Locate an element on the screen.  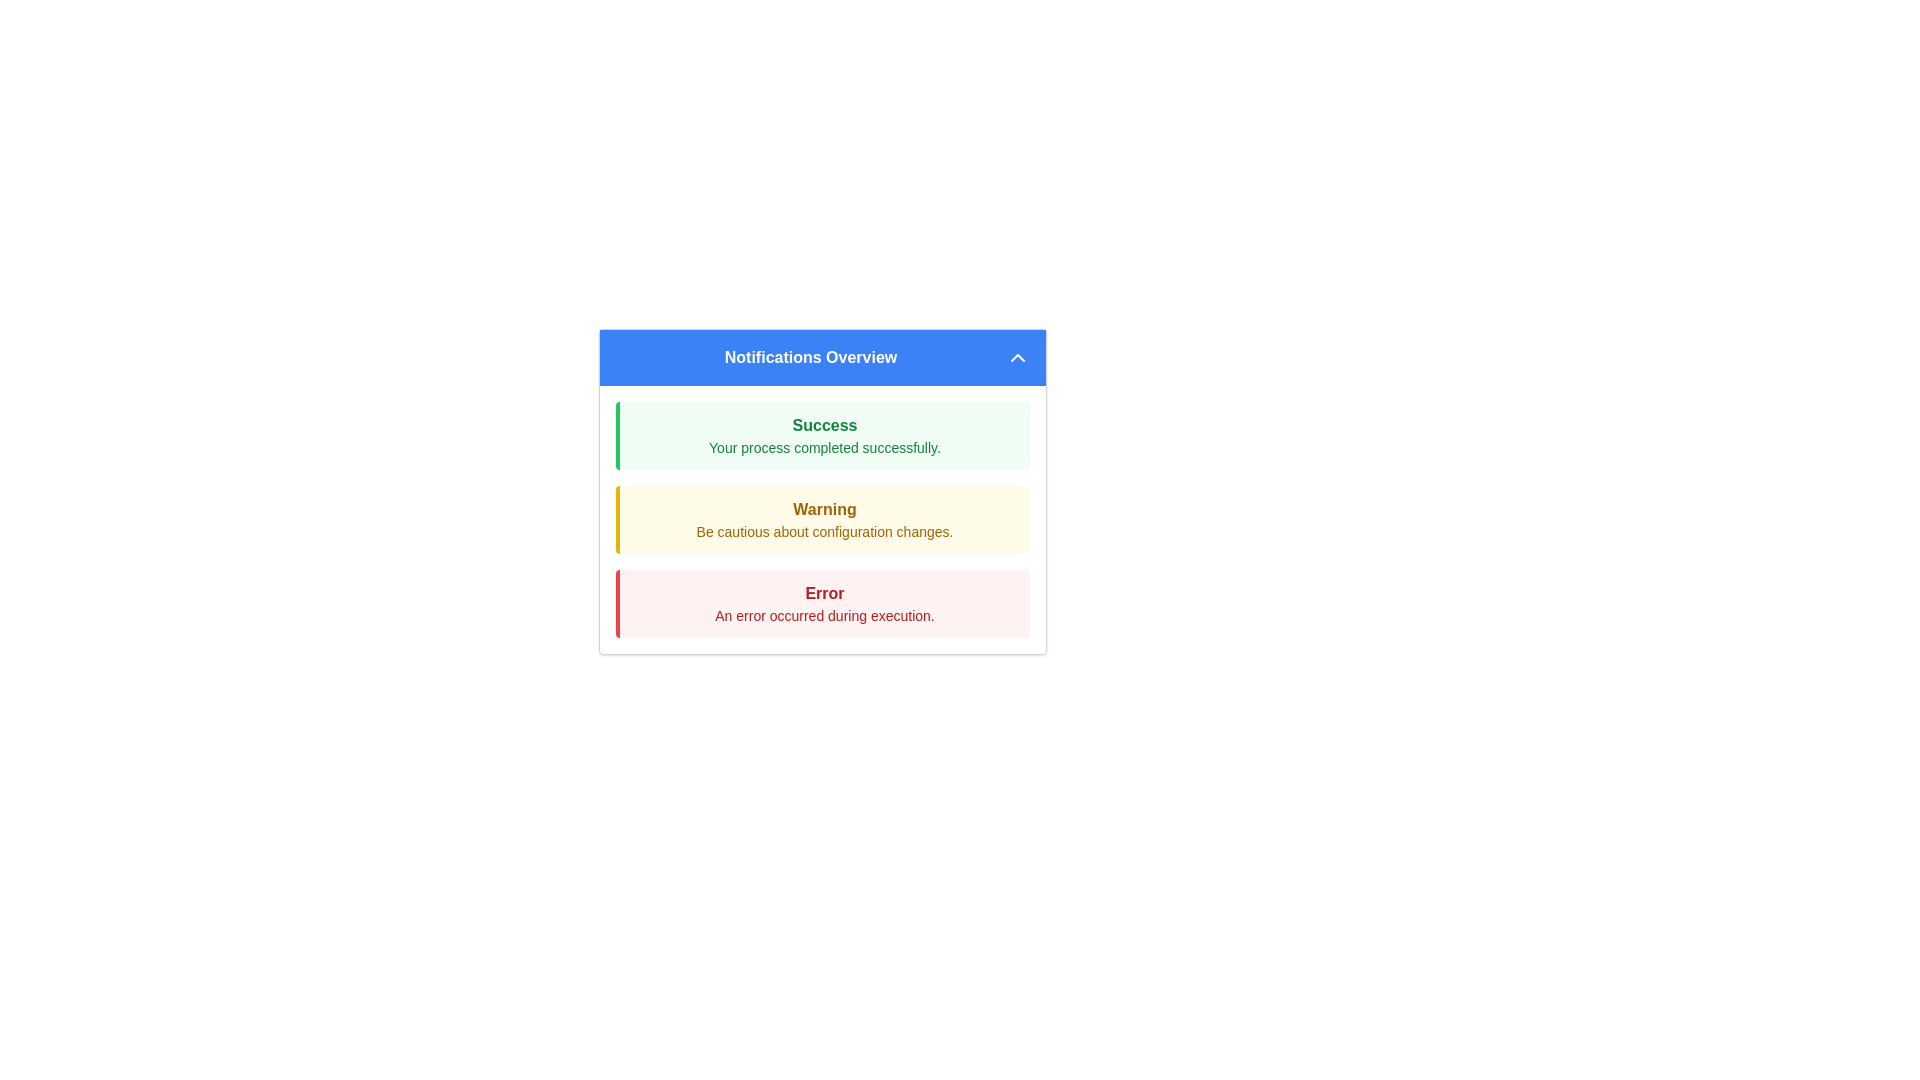
the light green notification message box that contains the bold 'Success' text and the message 'Your process completed successfully.' is located at coordinates (822, 434).